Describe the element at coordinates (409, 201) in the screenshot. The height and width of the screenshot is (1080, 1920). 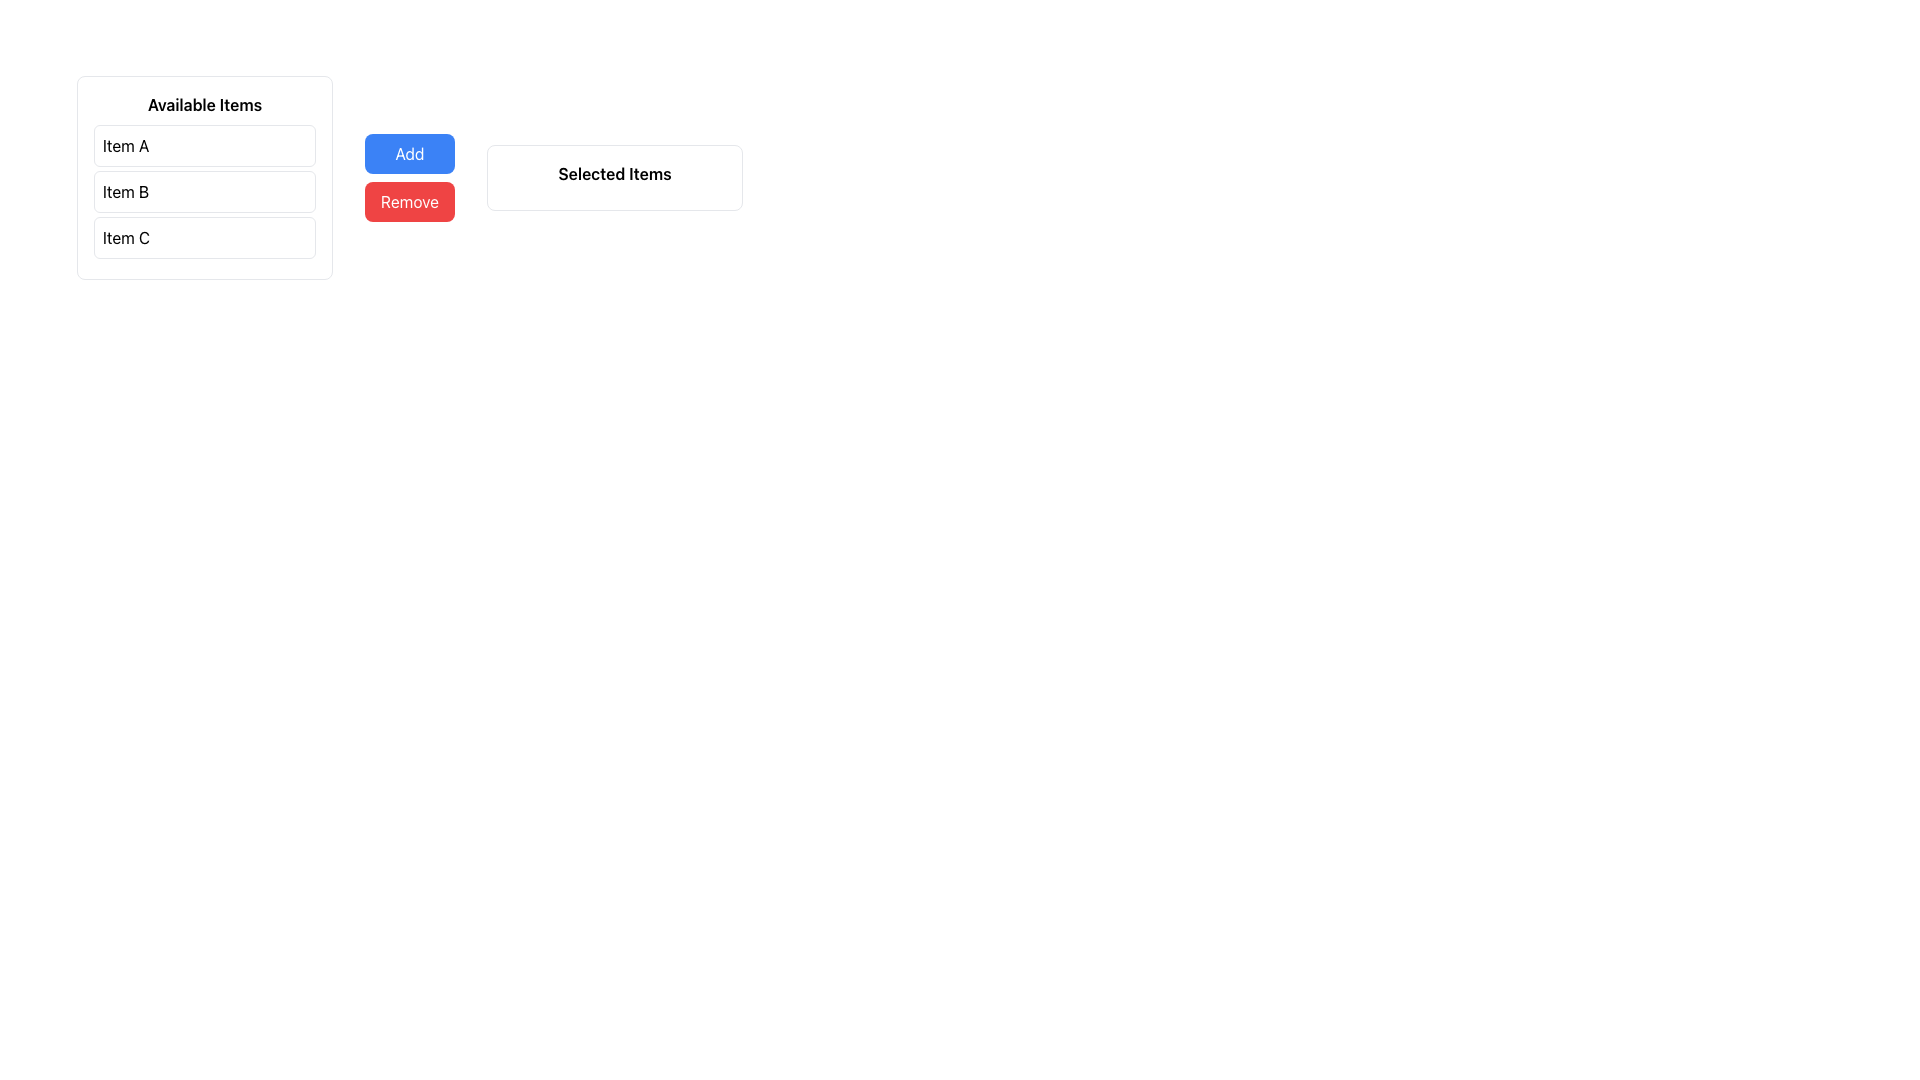
I see `the 'Remove' button located below the 'Add' button in the center-right section of the interface` at that location.